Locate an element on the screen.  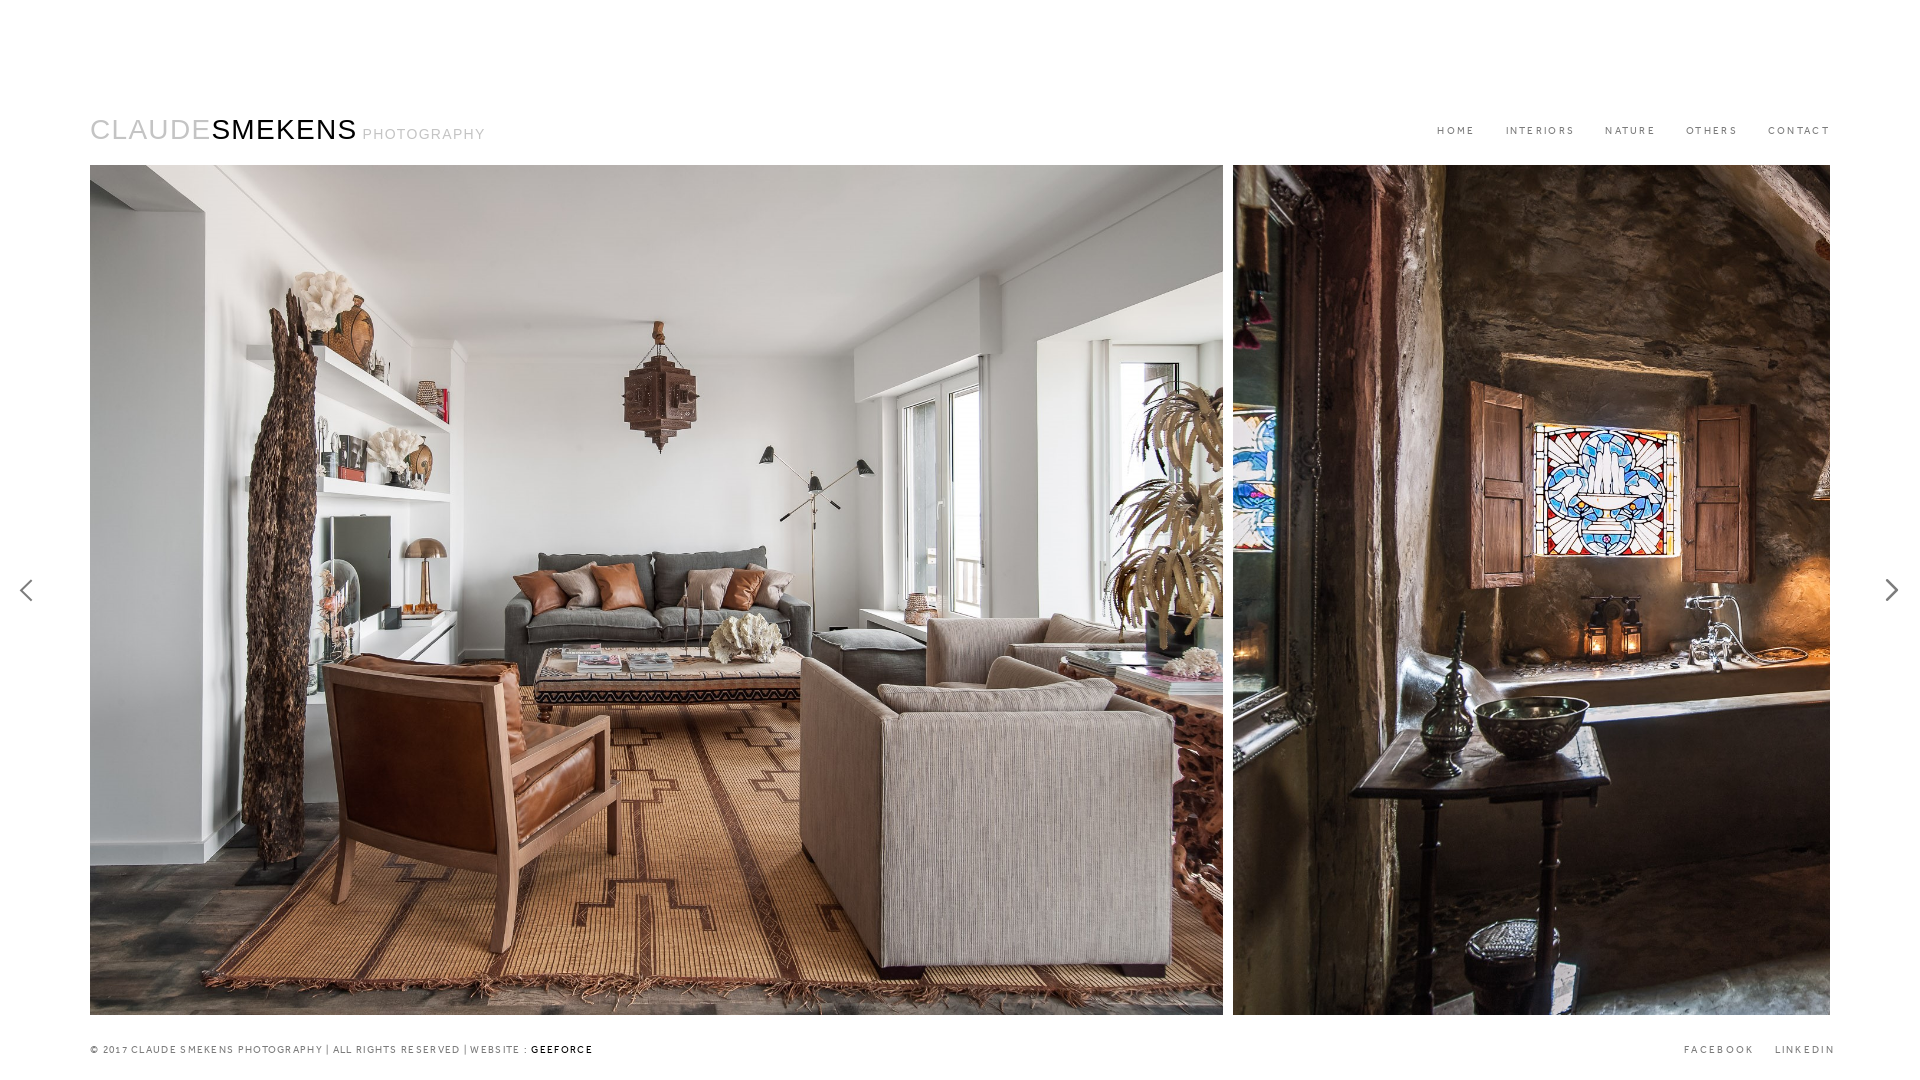
'GEEFORCE' is located at coordinates (560, 1048).